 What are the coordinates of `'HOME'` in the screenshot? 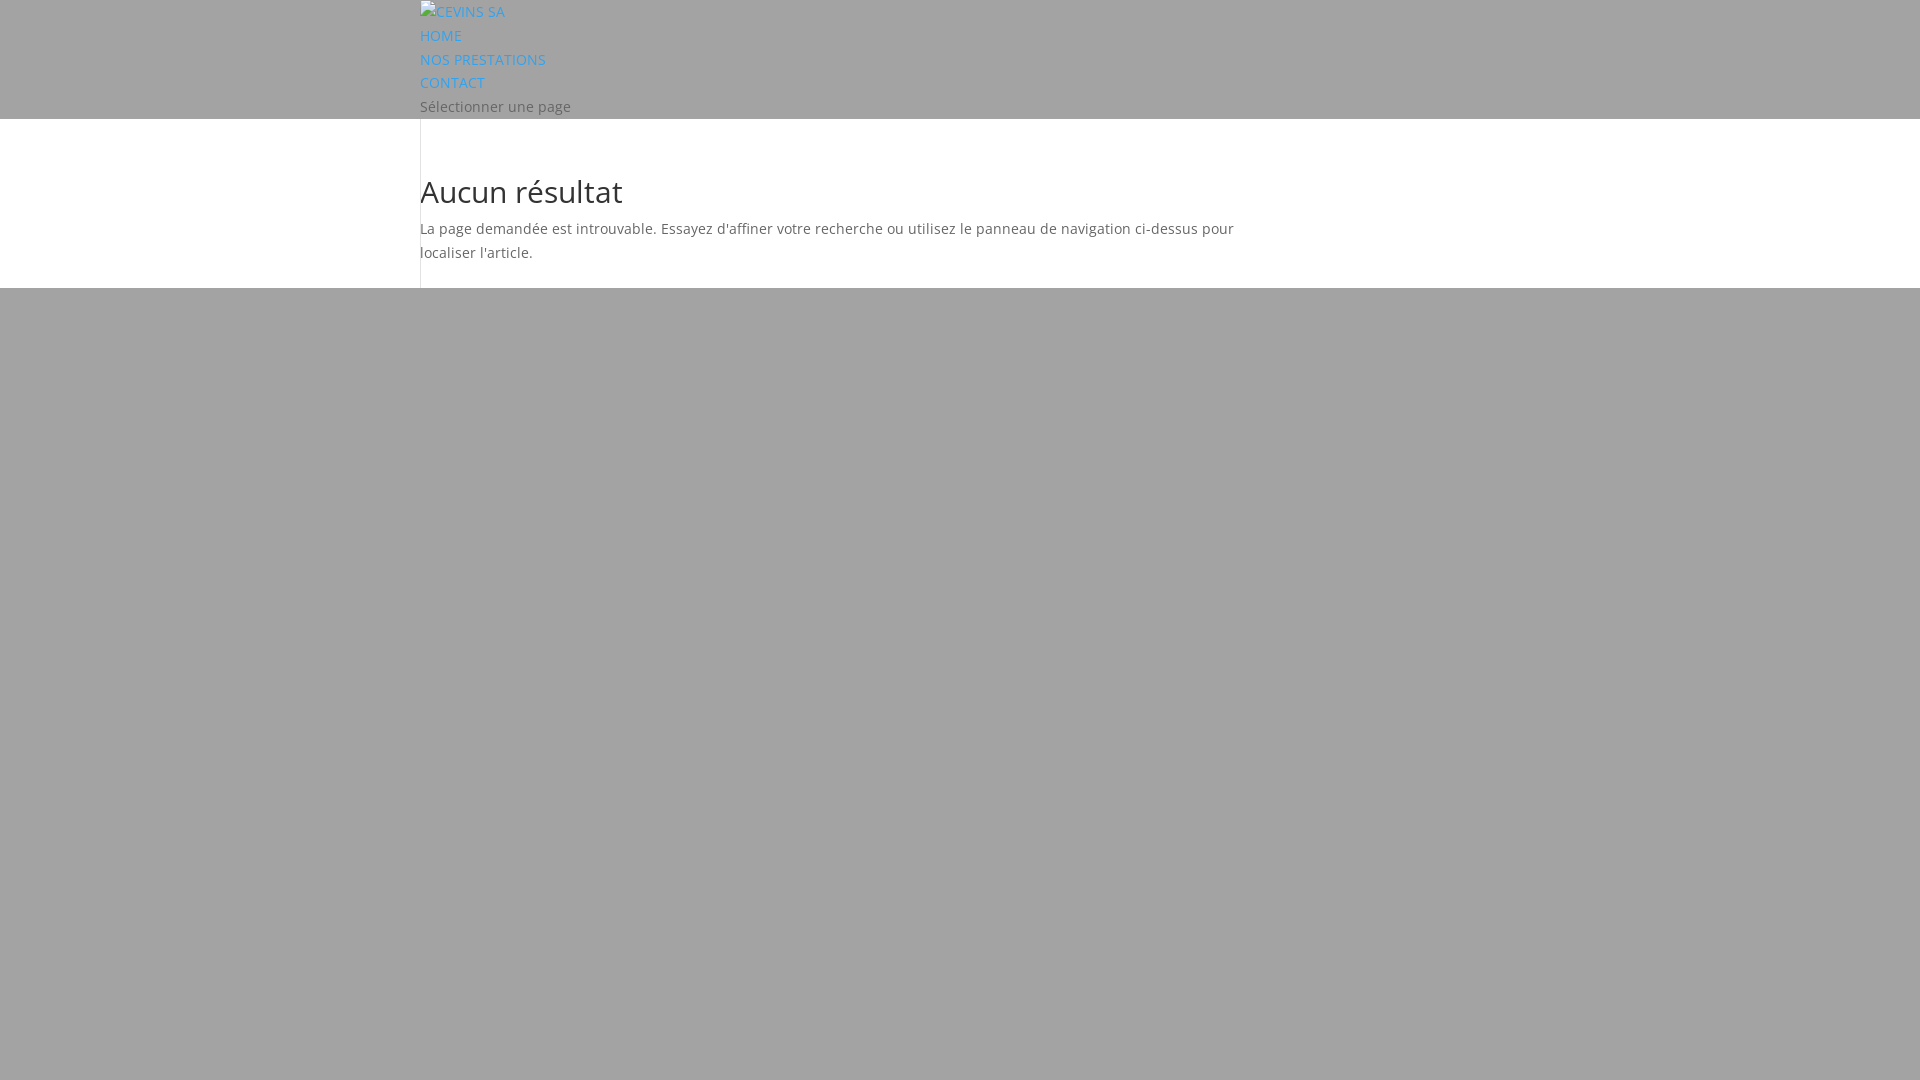 It's located at (440, 35).